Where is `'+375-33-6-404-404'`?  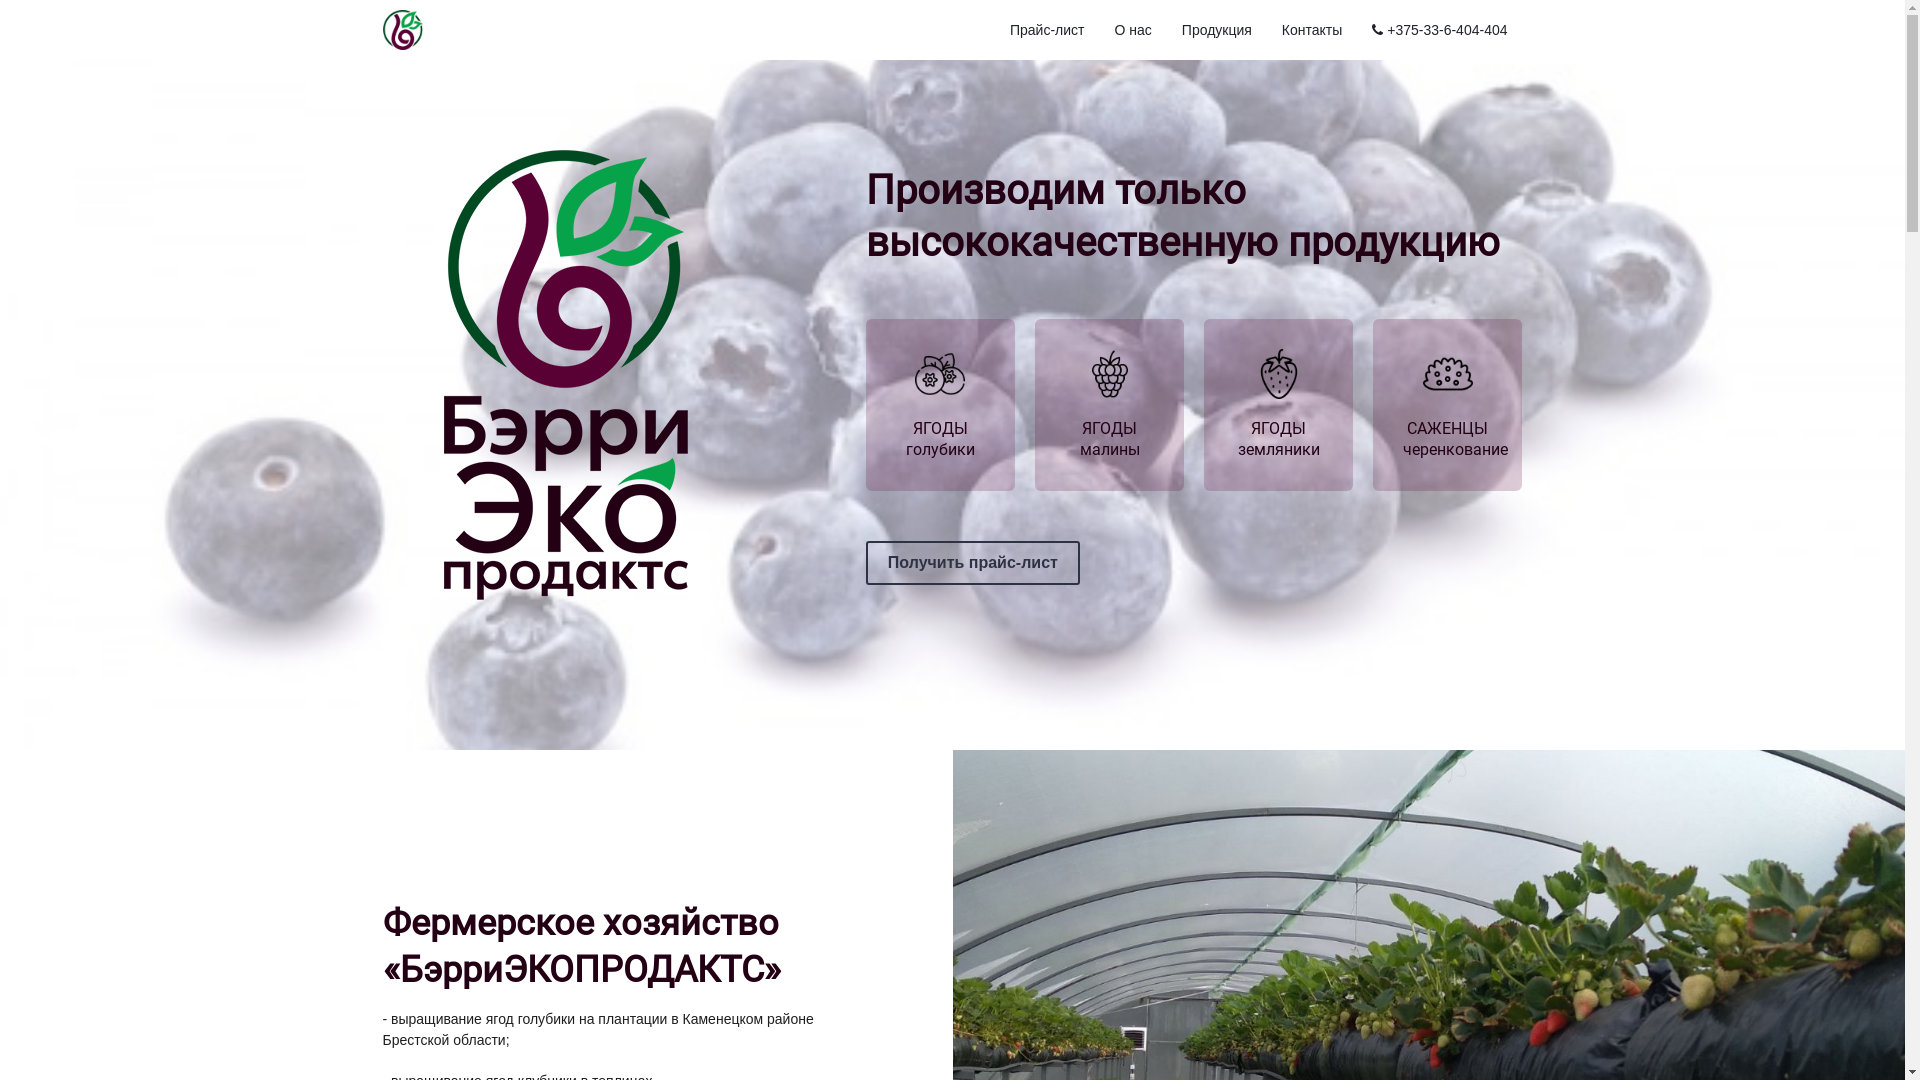 '+375-33-6-404-404' is located at coordinates (1360, 30).